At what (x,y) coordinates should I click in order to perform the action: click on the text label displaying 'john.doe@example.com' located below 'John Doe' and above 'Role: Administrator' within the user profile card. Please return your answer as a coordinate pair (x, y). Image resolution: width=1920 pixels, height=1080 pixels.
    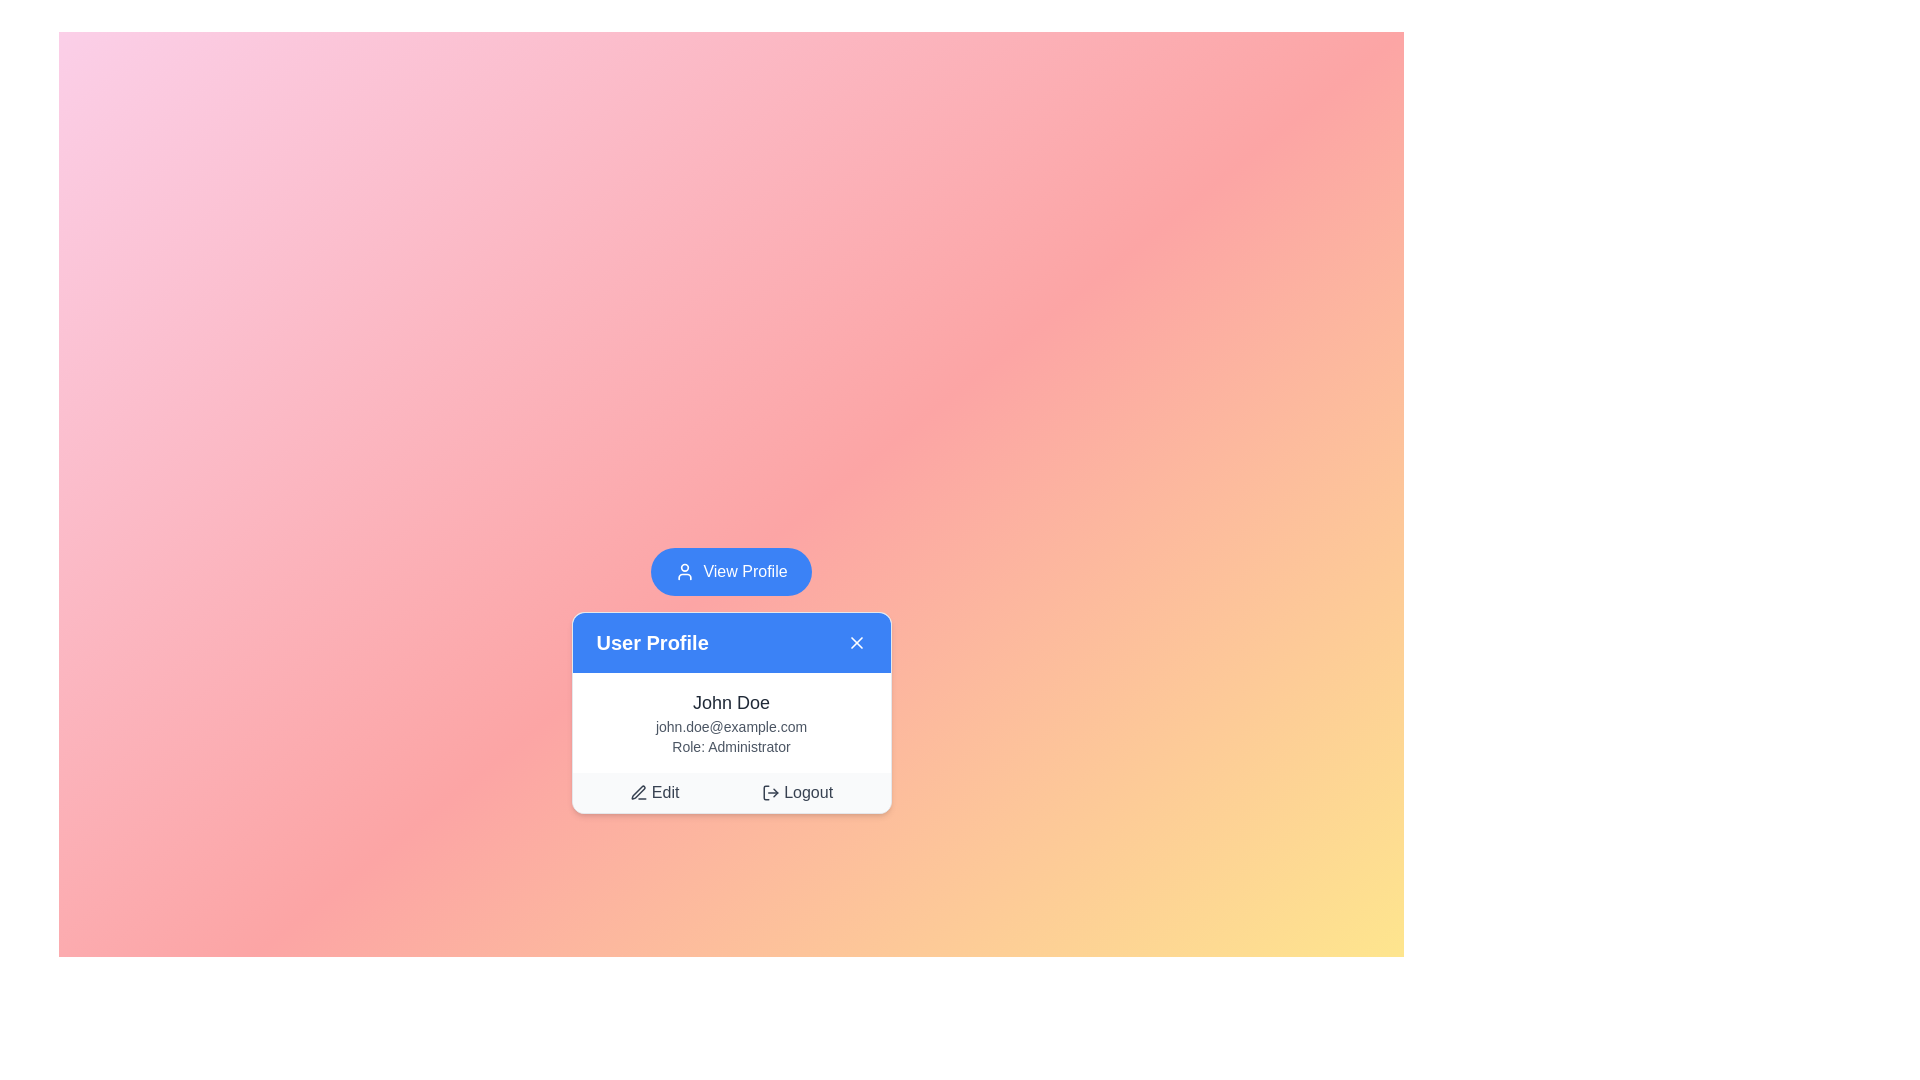
    Looking at the image, I should click on (730, 726).